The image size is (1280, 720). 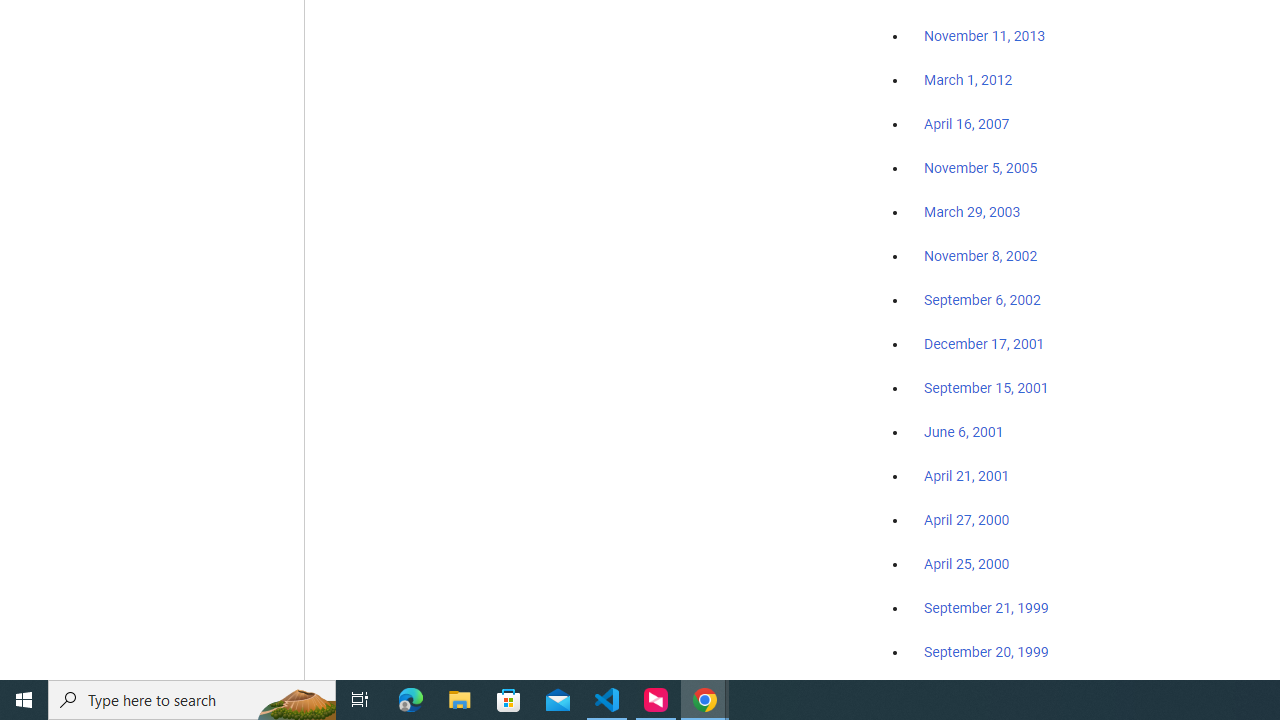 I want to click on 'April 21, 2001', so click(x=967, y=476).